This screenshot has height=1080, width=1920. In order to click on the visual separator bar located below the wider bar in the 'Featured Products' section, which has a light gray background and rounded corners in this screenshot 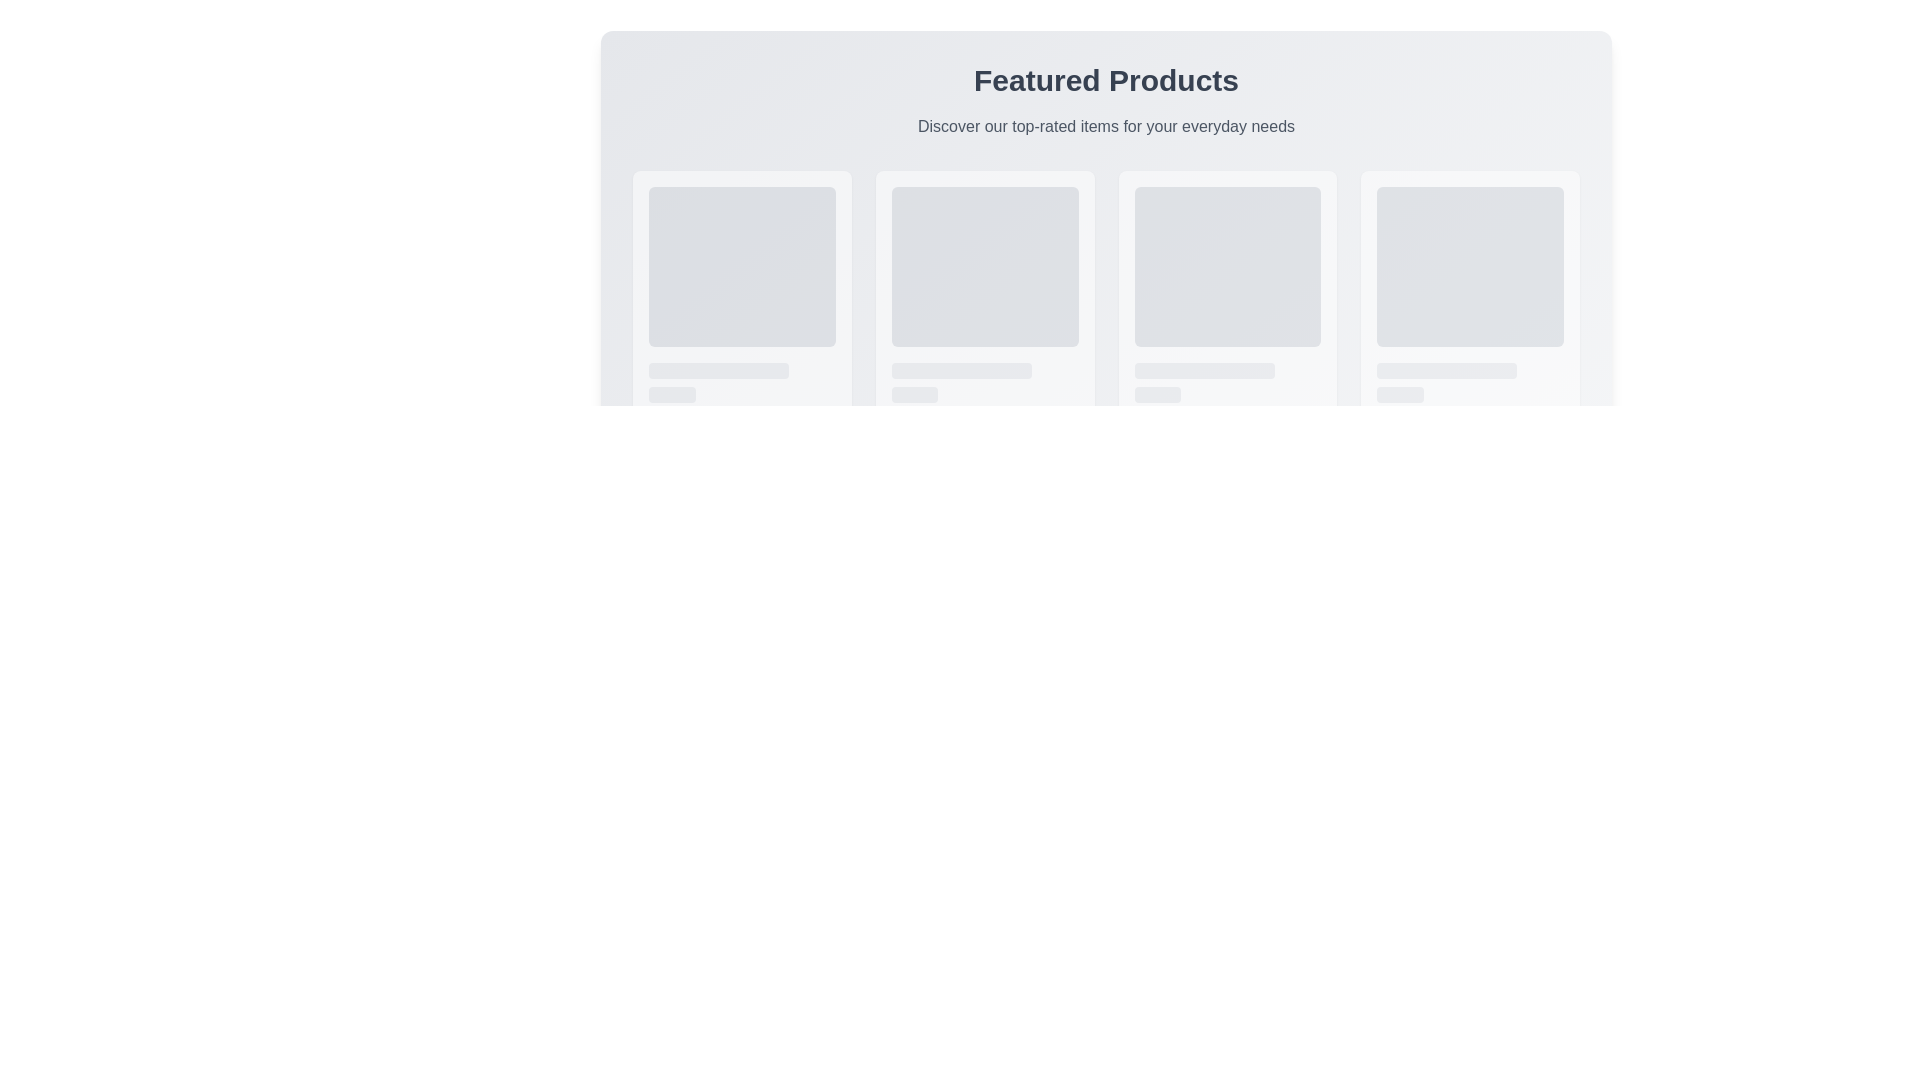, I will do `click(672, 394)`.